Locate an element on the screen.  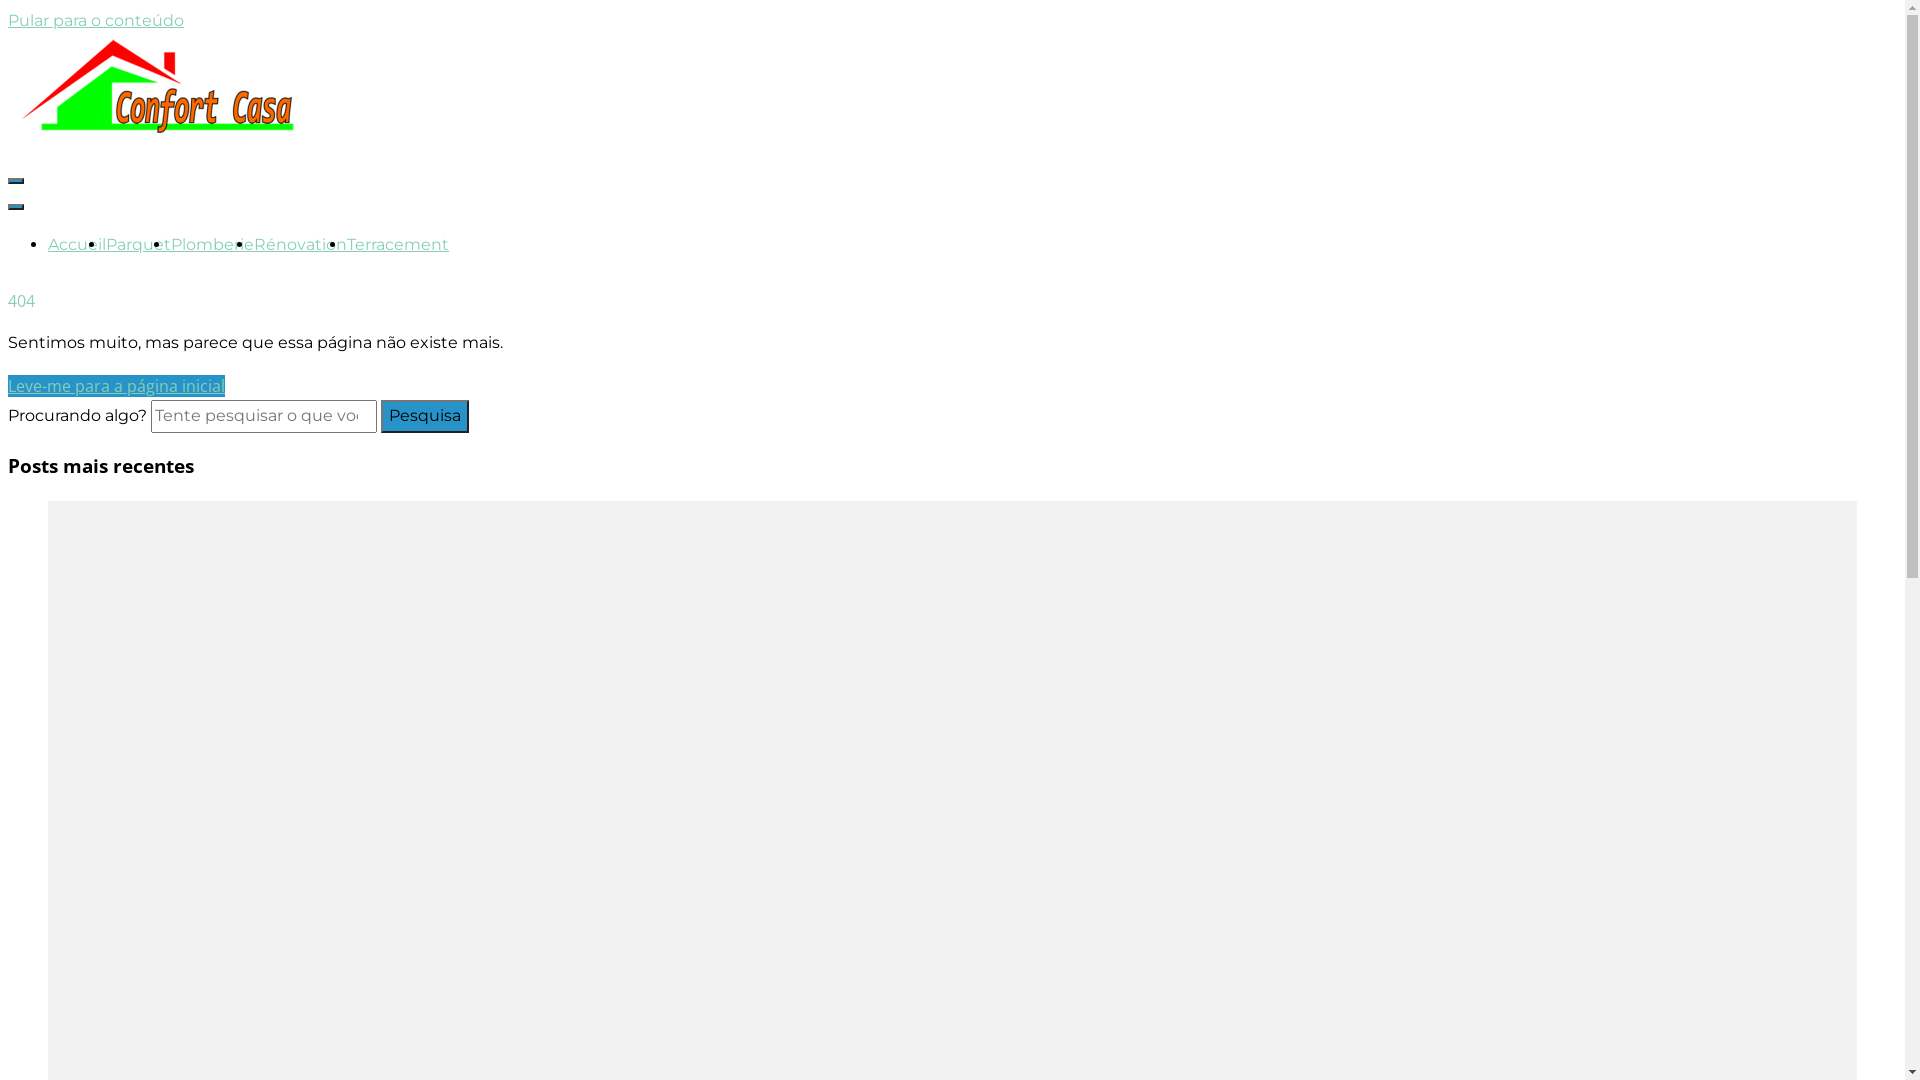
'Accueil' is located at coordinates (76, 243).